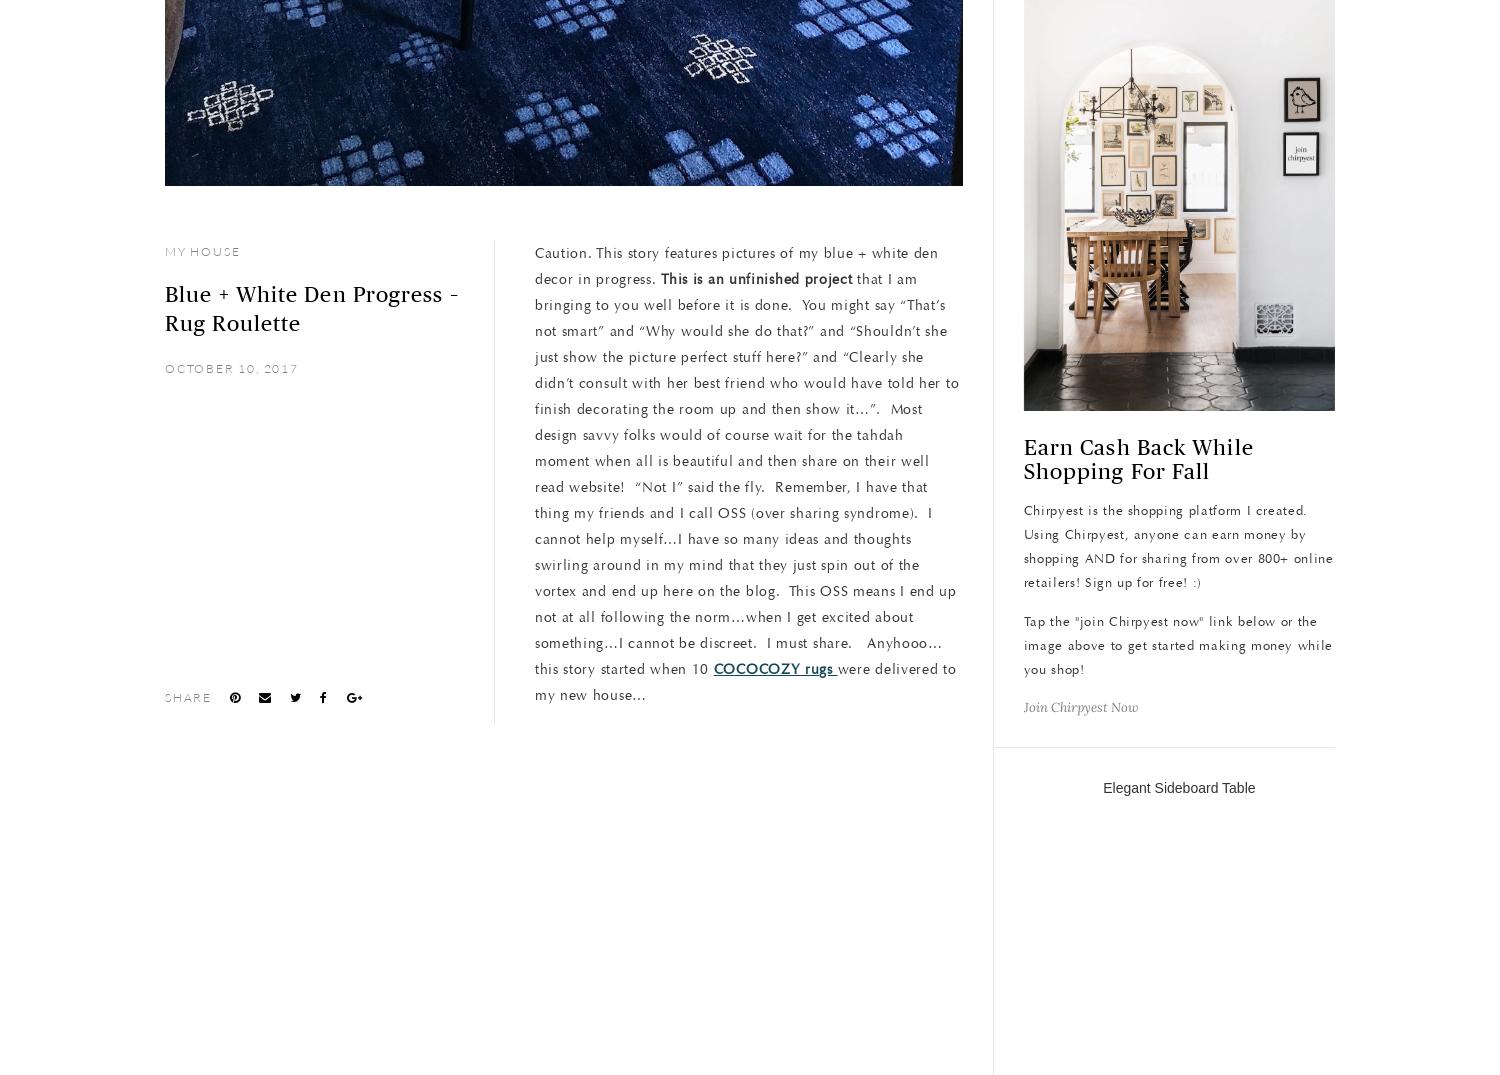  Describe the element at coordinates (165, 368) in the screenshot. I see `'October 10, 2017'` at that location.